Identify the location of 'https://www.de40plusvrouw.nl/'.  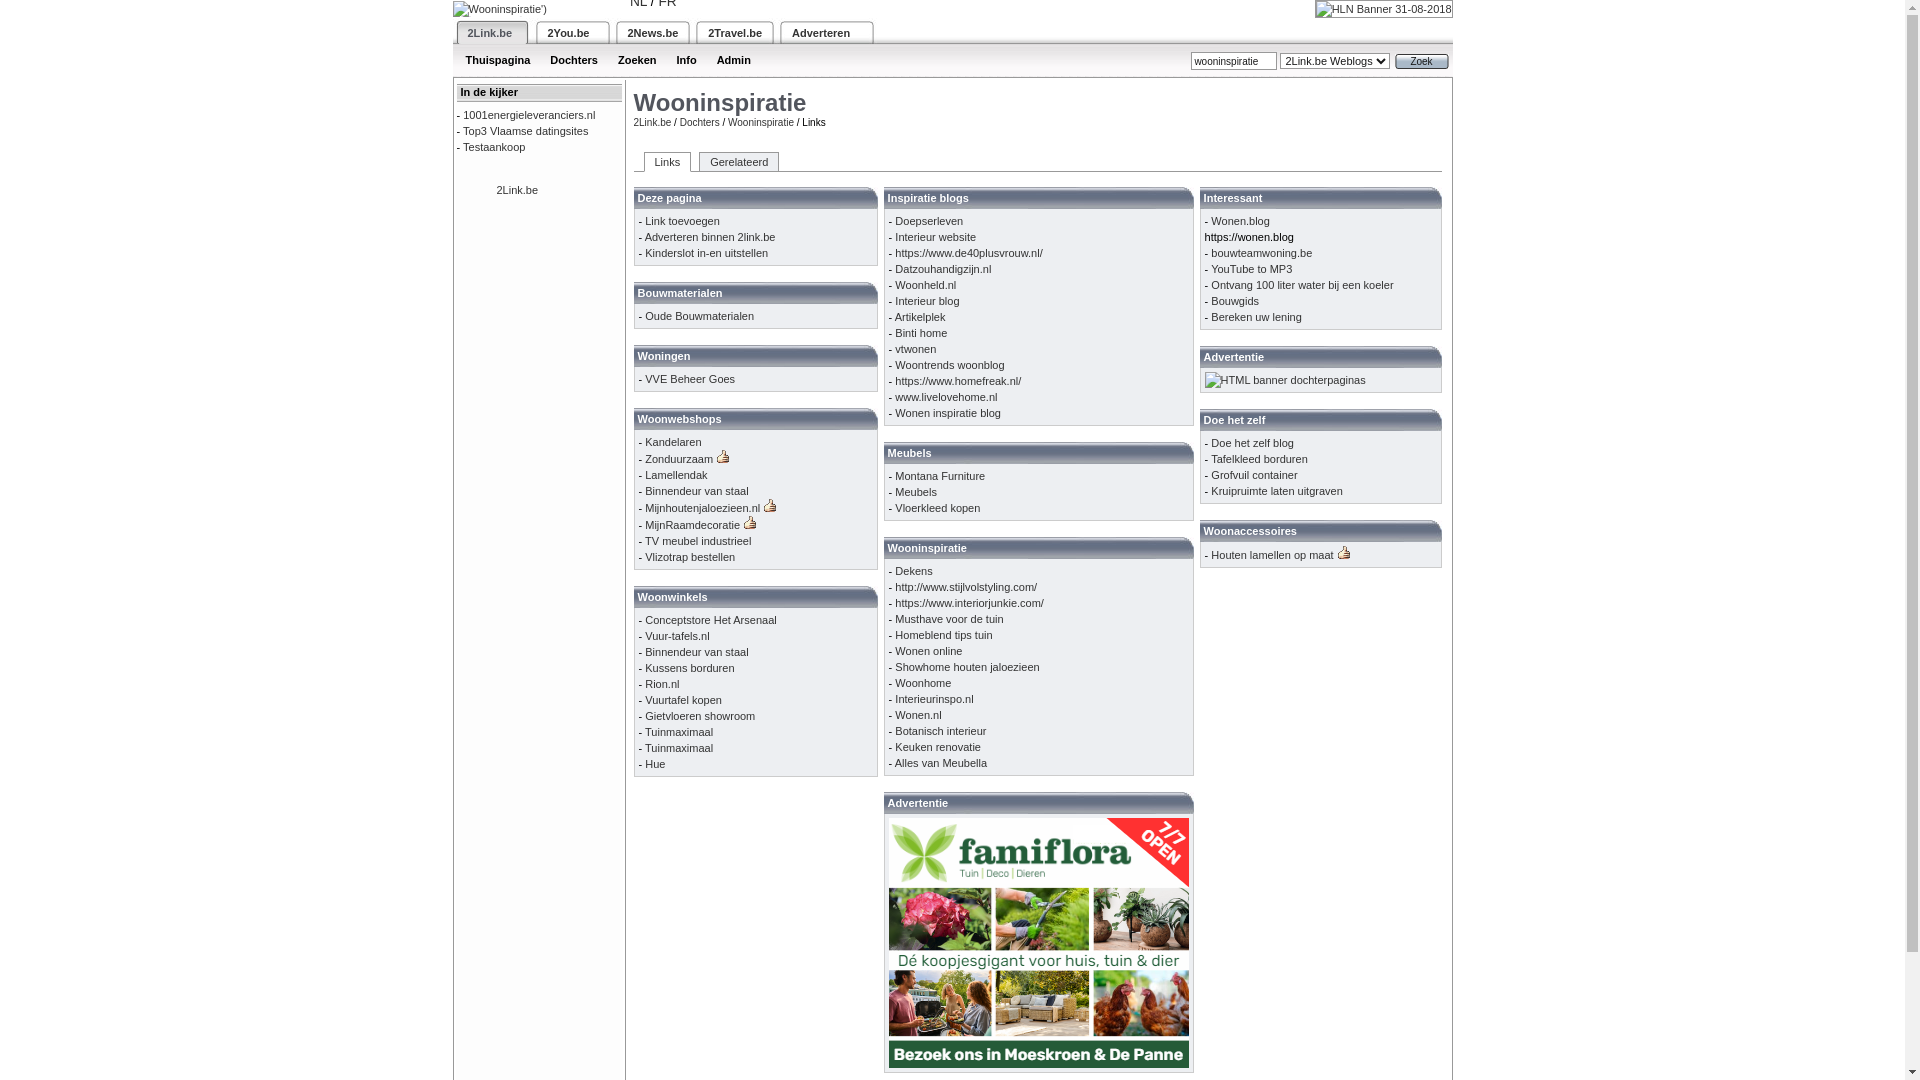
(968, 252).